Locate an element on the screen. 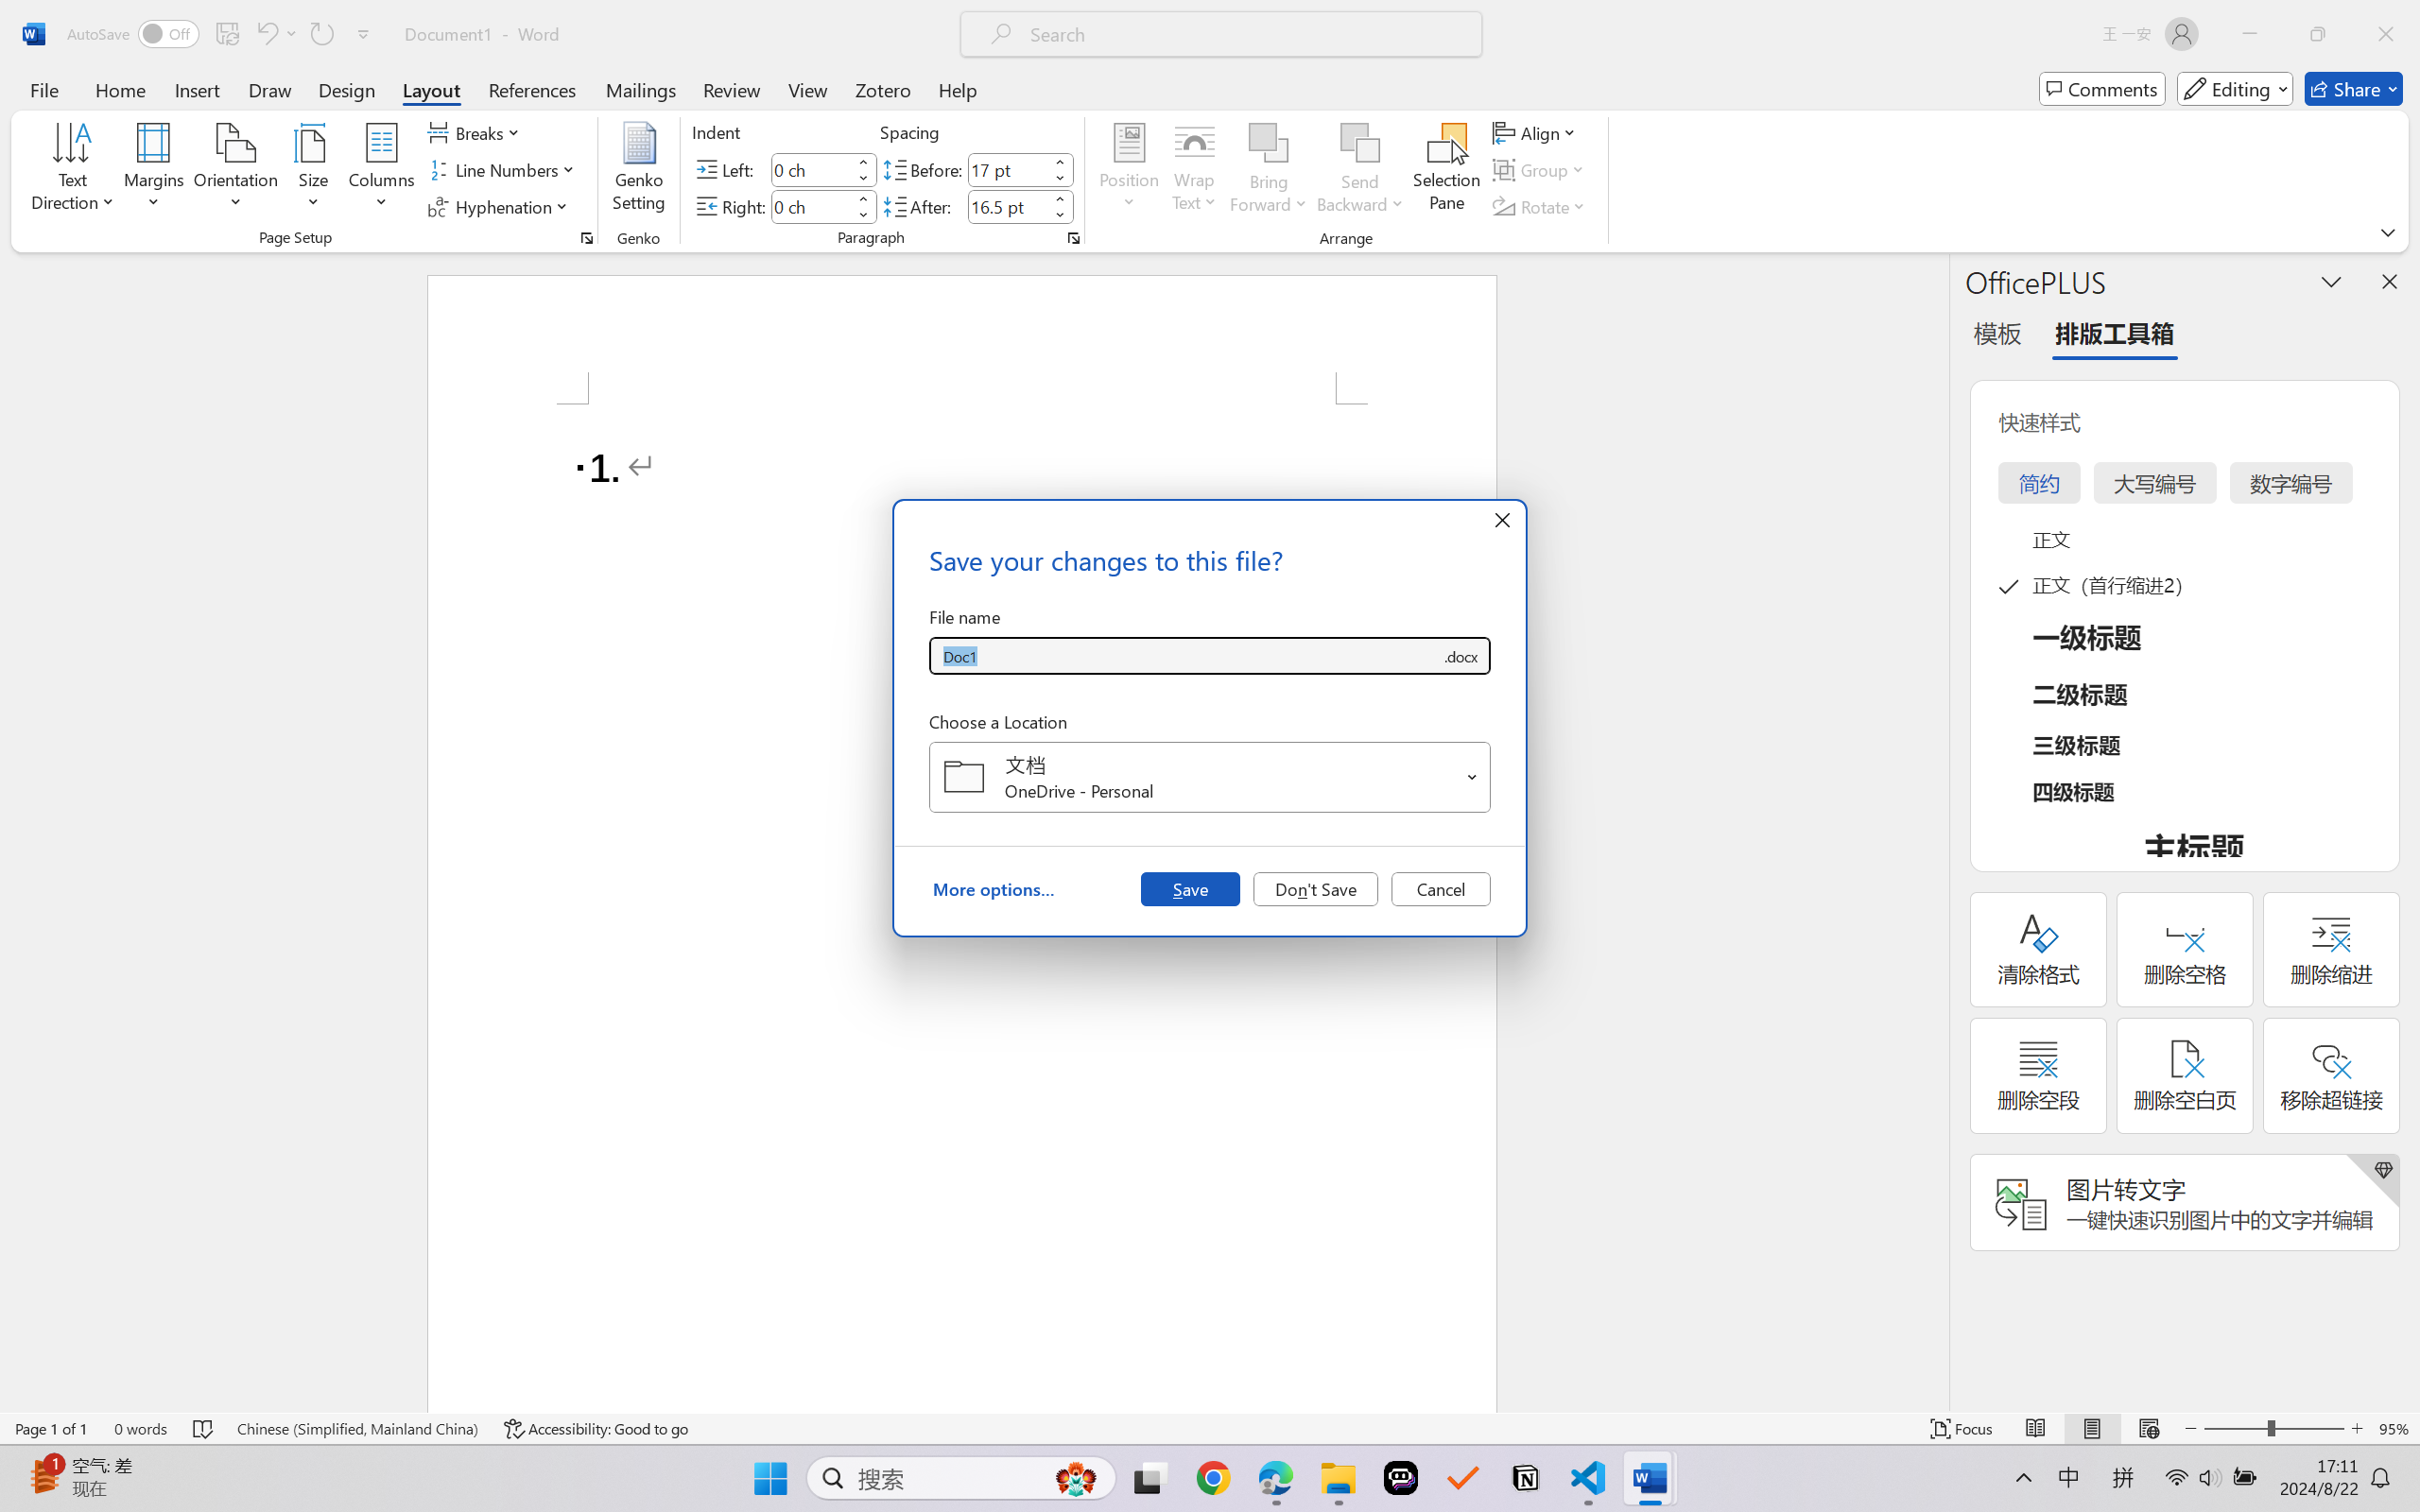 The width and height of the screenshot is (2420, 1512). 'Save as type' is located at coordinates (1459, 656).